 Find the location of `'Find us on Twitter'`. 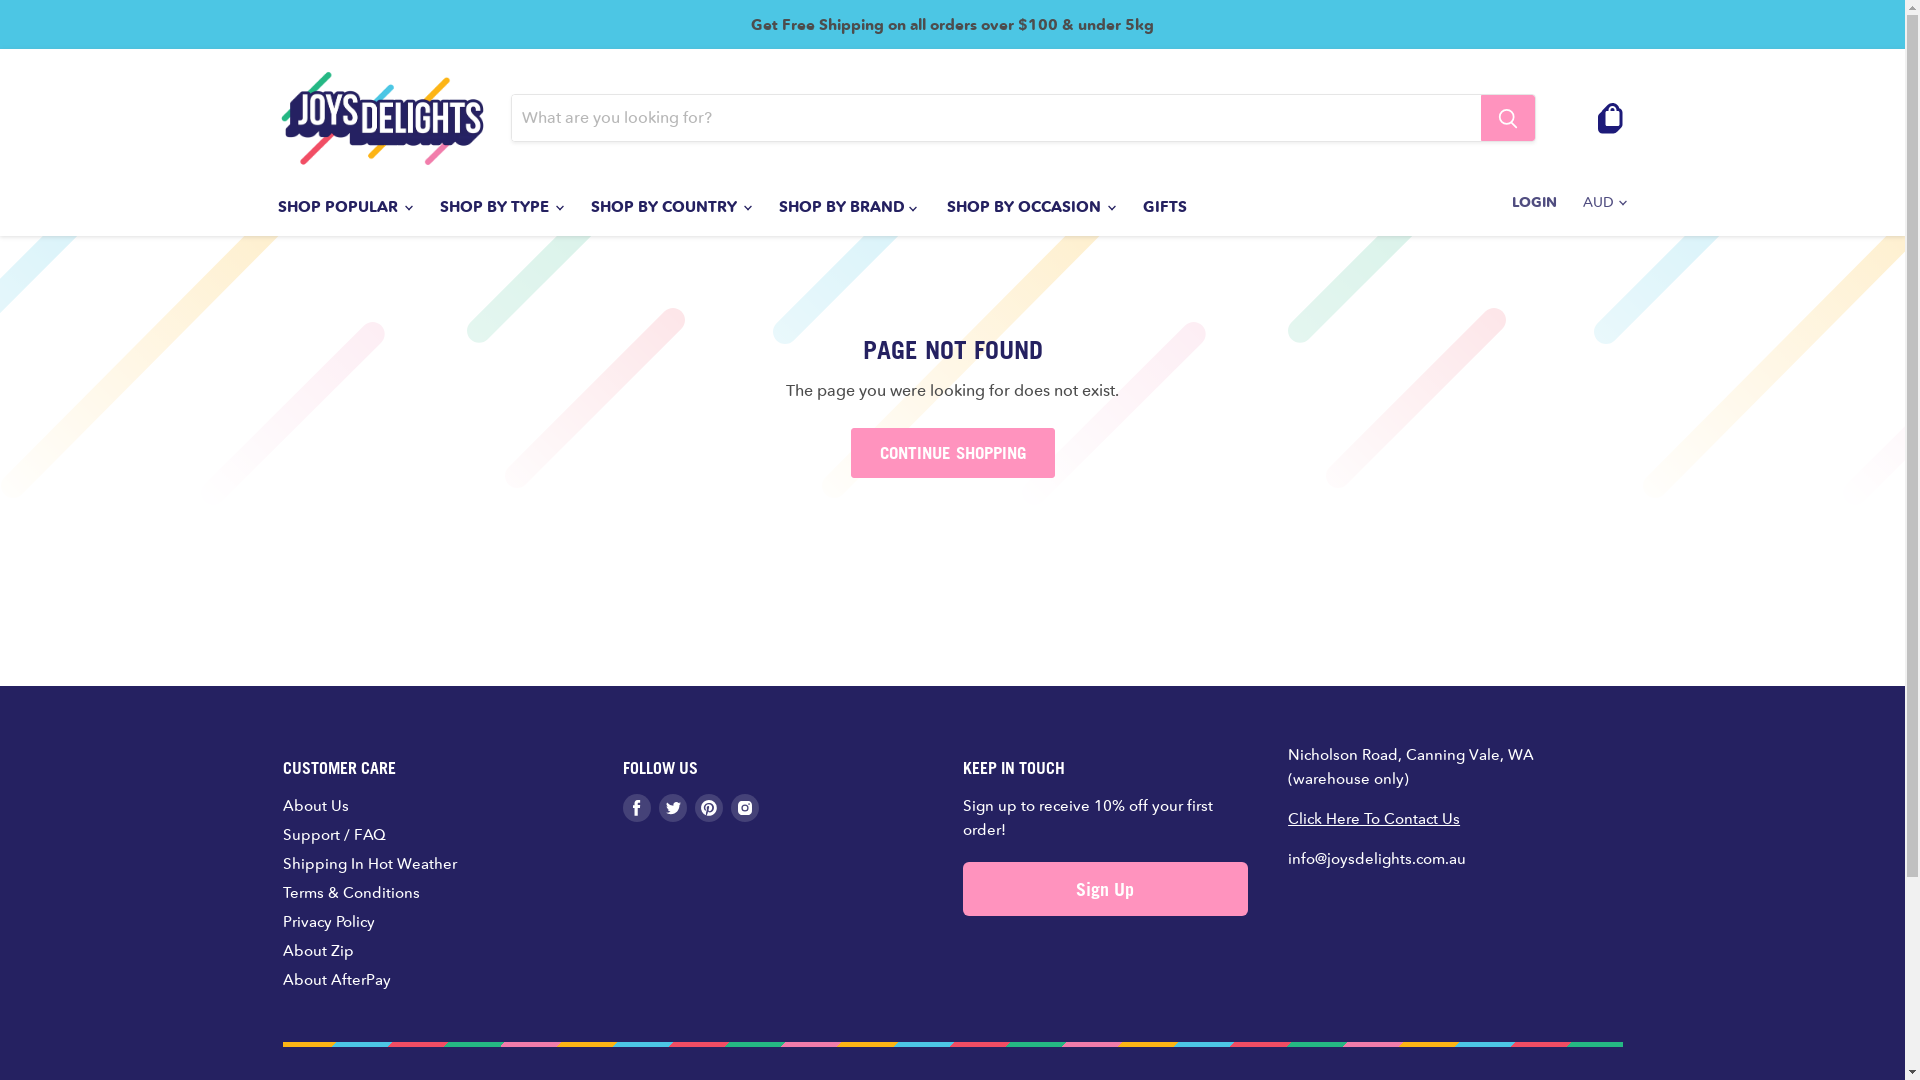

'Find us on Twitter' is located at coordinates (657, 806).